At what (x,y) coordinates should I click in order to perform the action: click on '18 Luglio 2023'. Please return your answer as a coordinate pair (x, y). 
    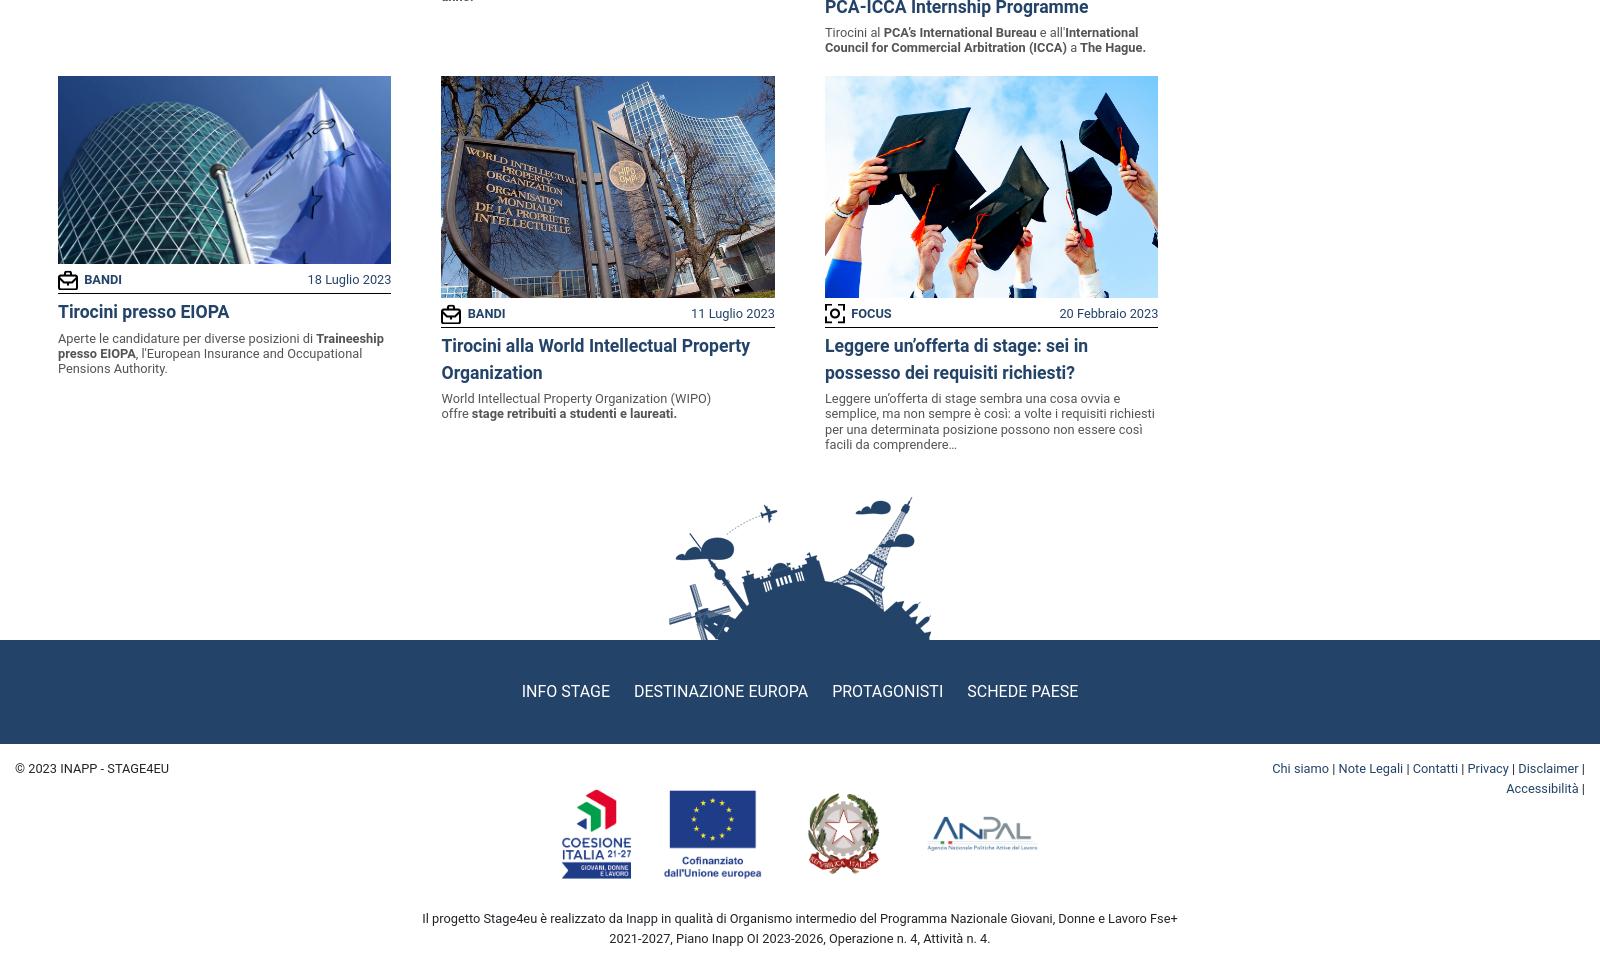
    Looking at the image, I should click on (348, 278).